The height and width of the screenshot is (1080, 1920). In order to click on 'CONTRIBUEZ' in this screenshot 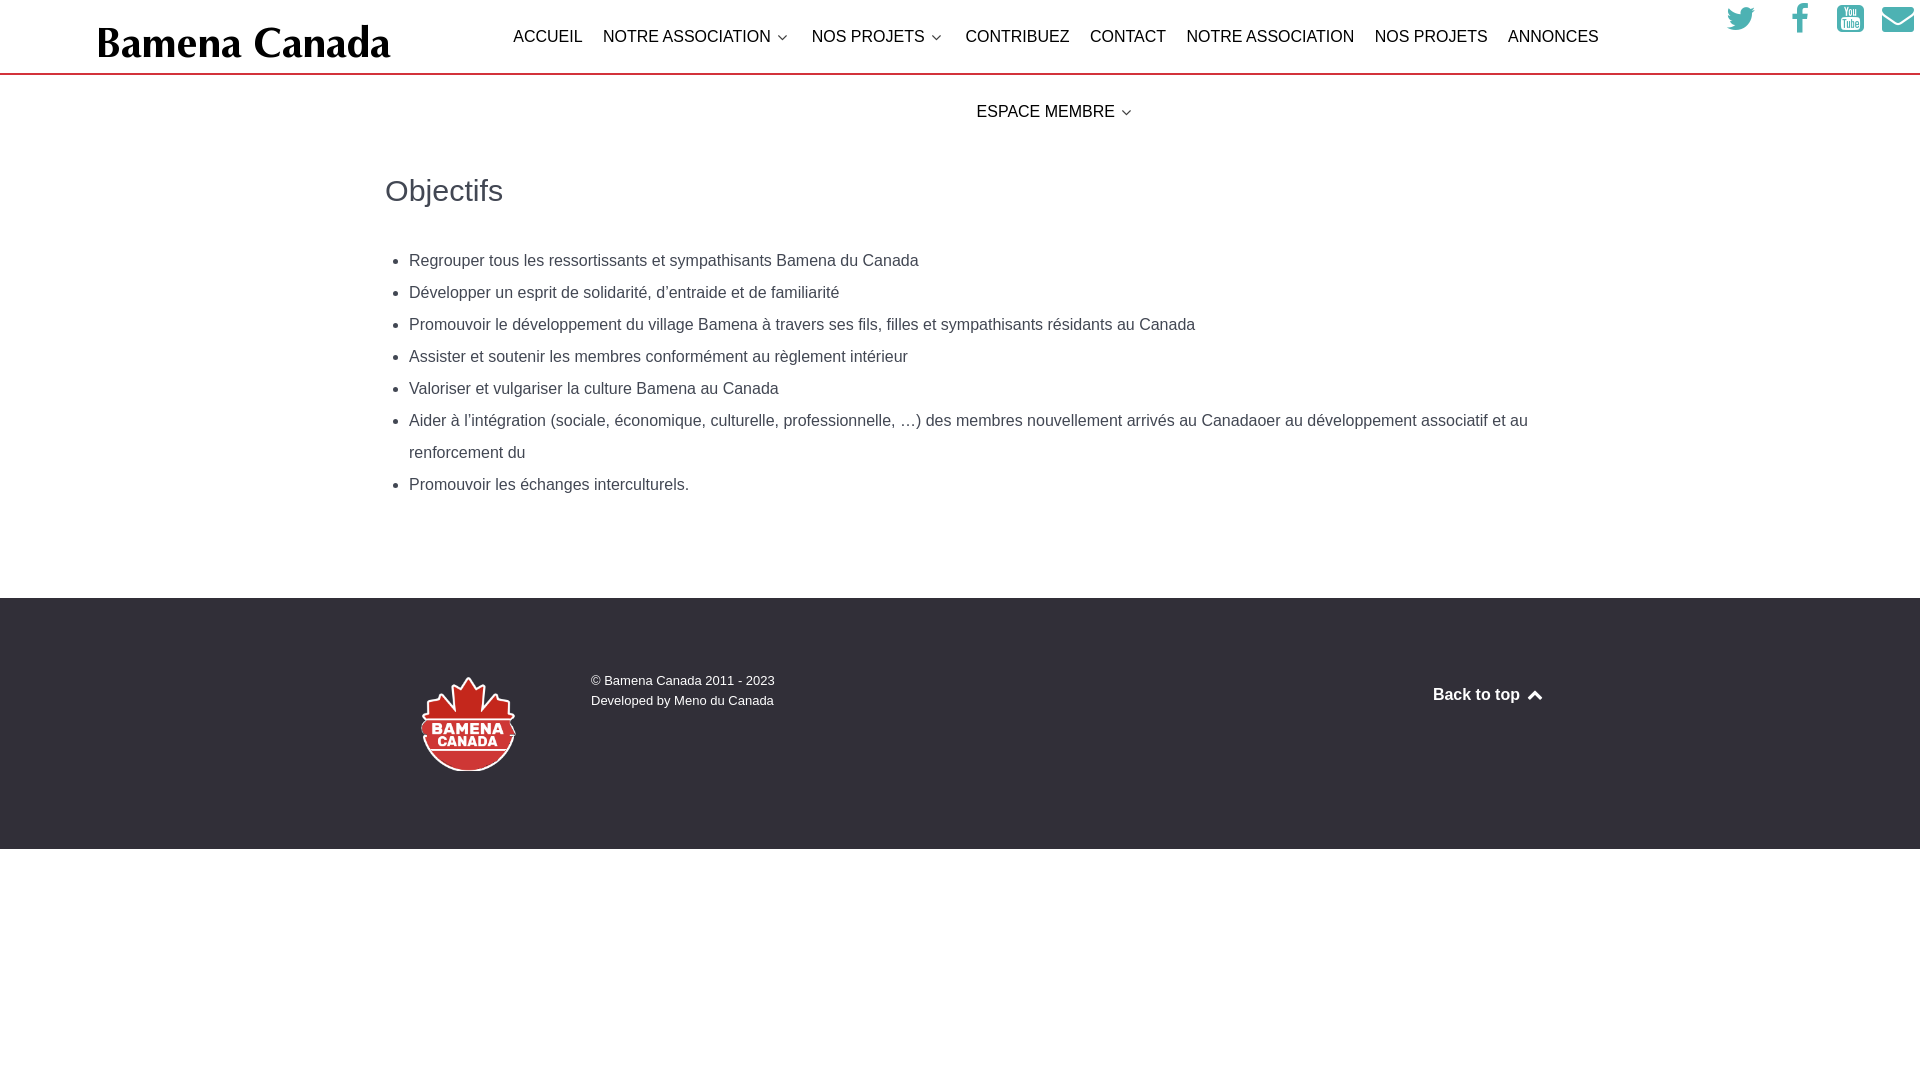, I will do `click(1017, 38)`.